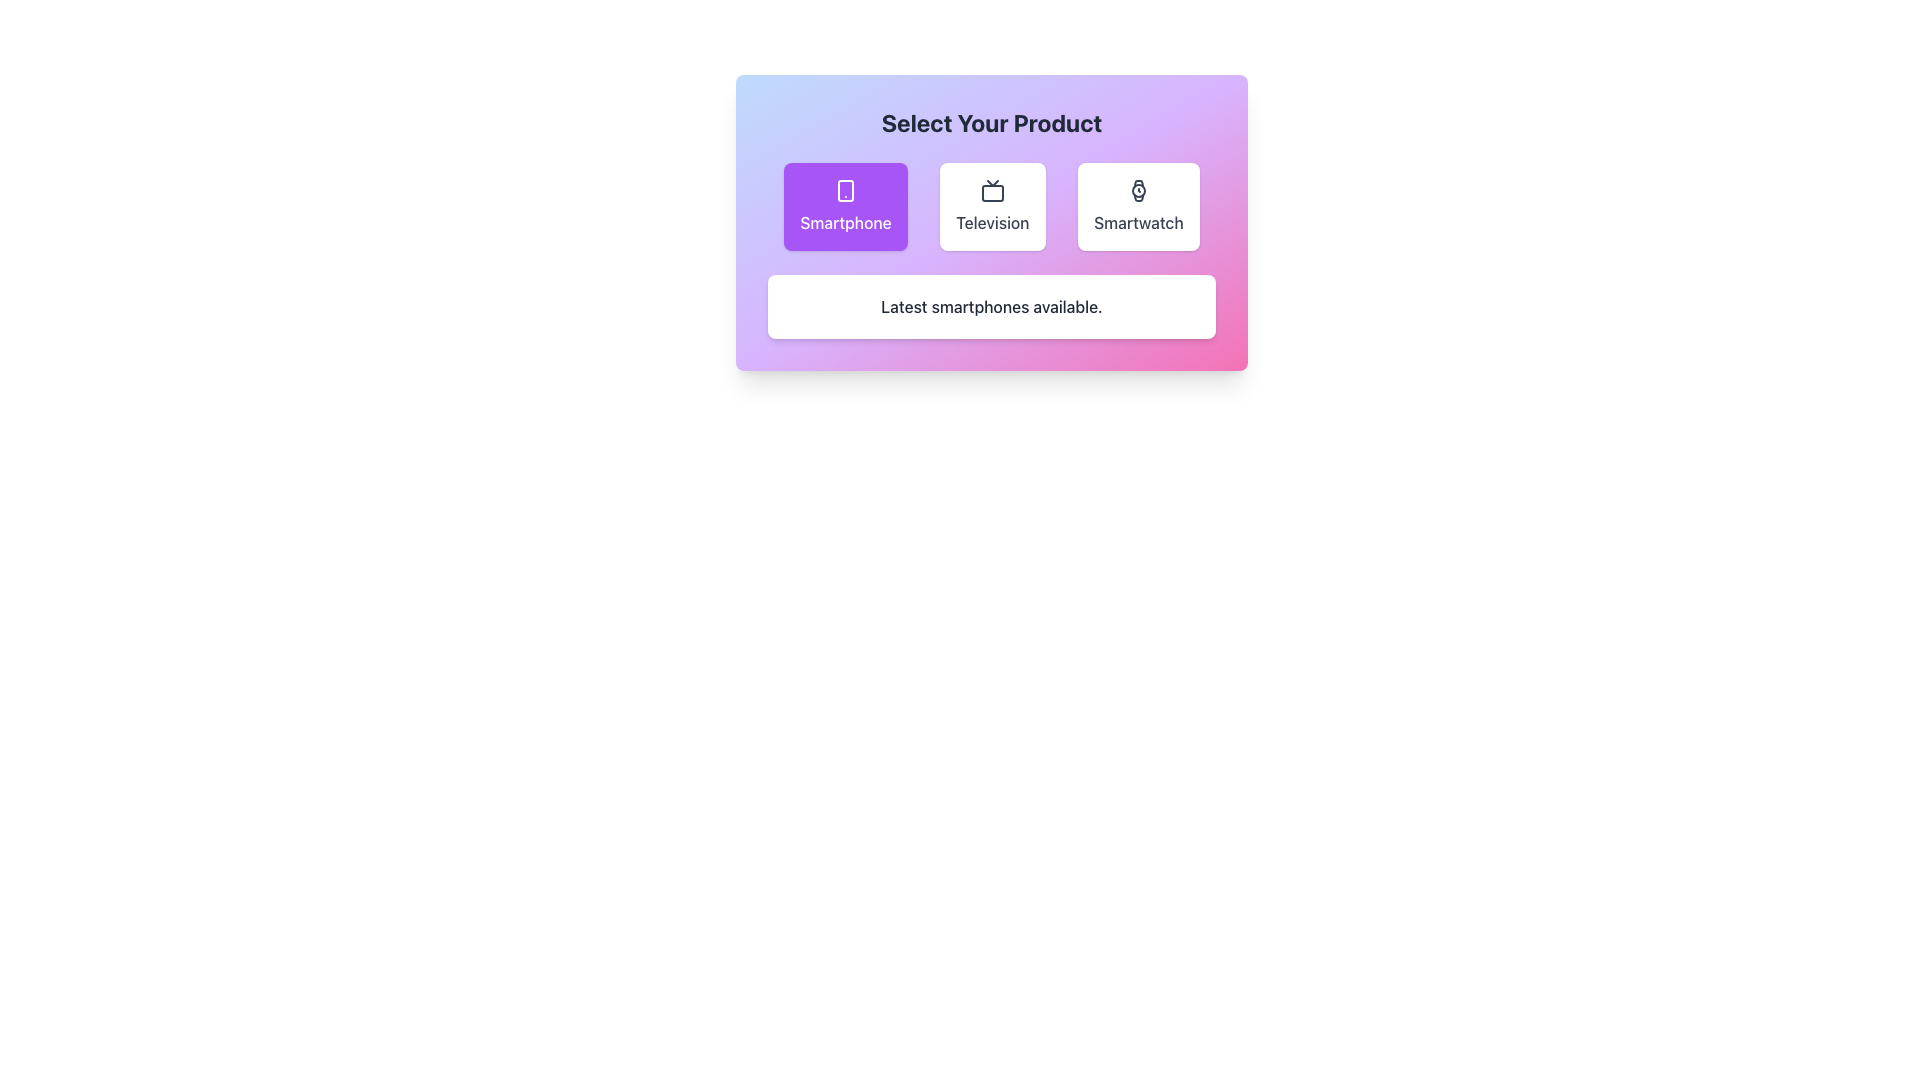  I want to click on the decorative graphical part of the television icon that enhances its appearance, located between the Smartphone and Smartwatch options, so click(992, 193).